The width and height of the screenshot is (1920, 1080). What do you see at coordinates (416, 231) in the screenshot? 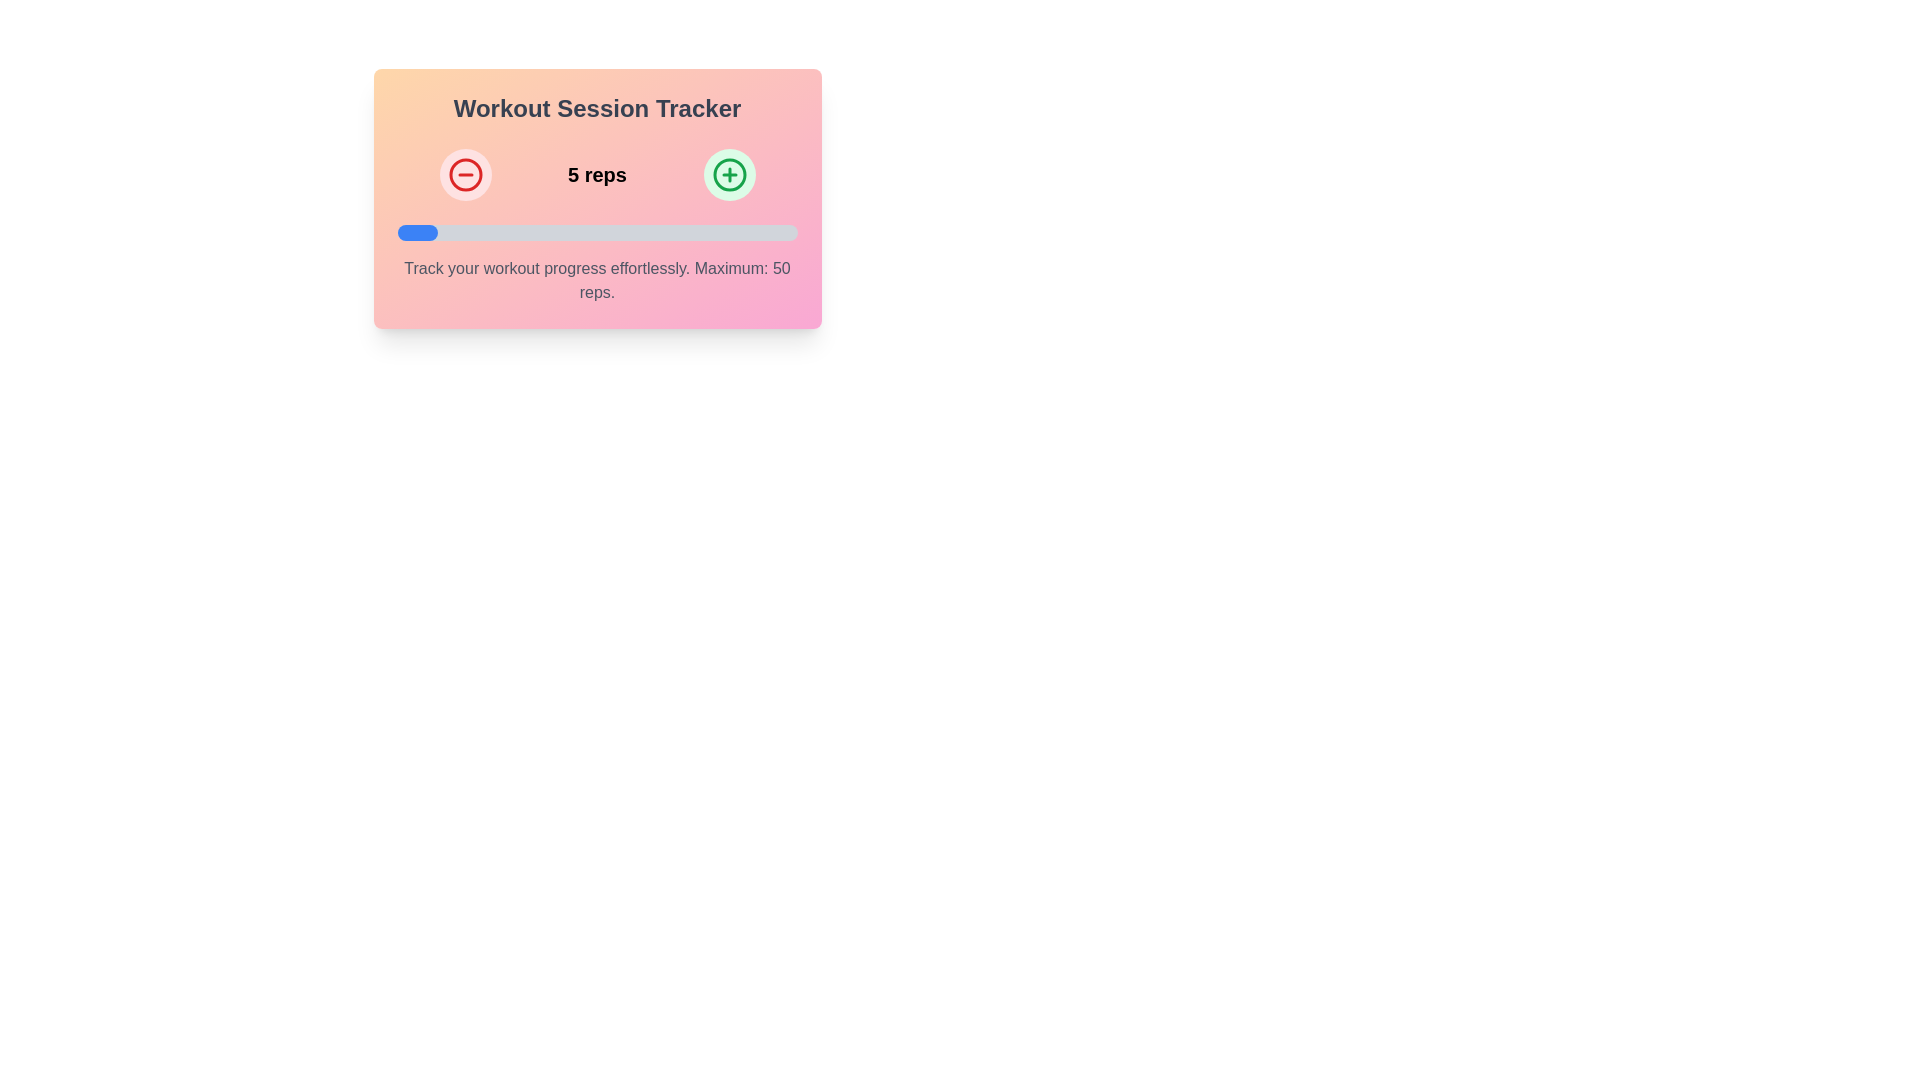
I see `the progress indicator at the beginning of the progress bar, which visually shows 10% progress` at bounding box center [416, 231].